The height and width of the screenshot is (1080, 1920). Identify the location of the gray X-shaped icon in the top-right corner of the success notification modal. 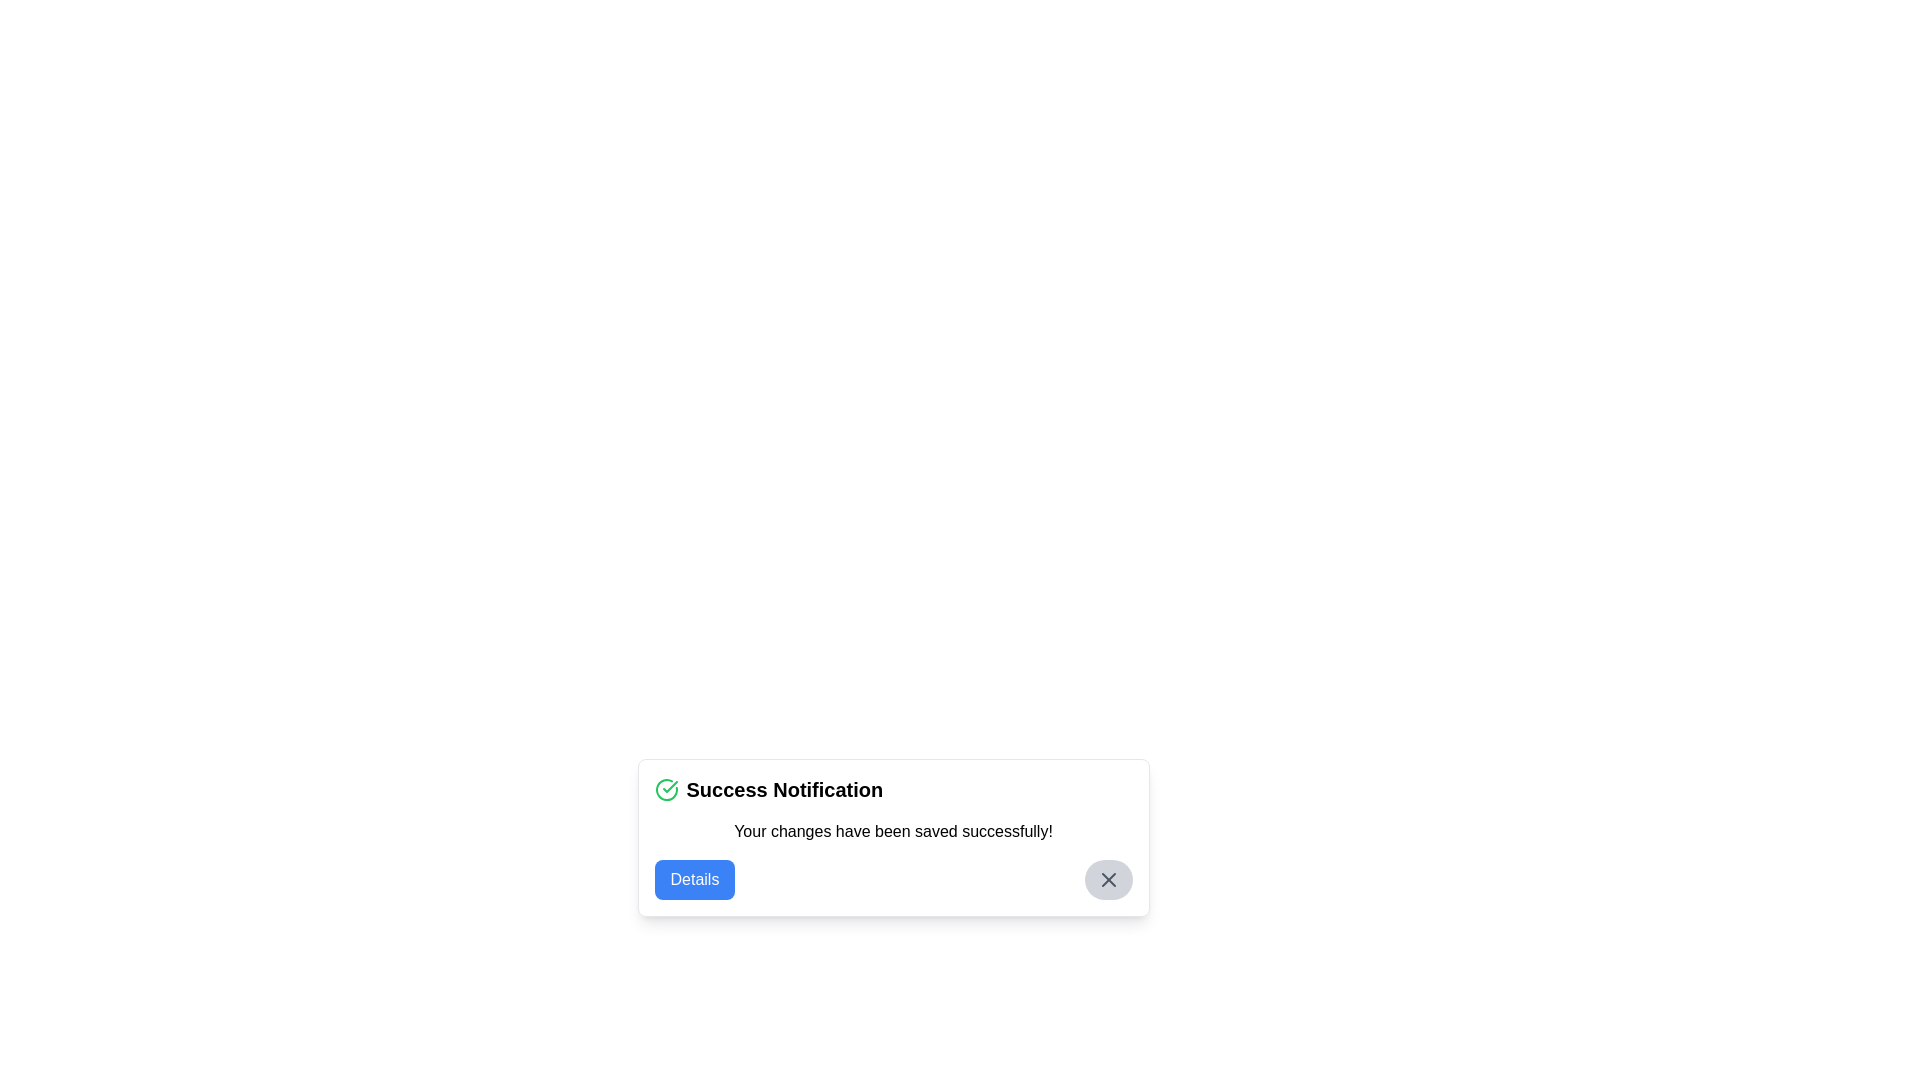
(1107, 878).